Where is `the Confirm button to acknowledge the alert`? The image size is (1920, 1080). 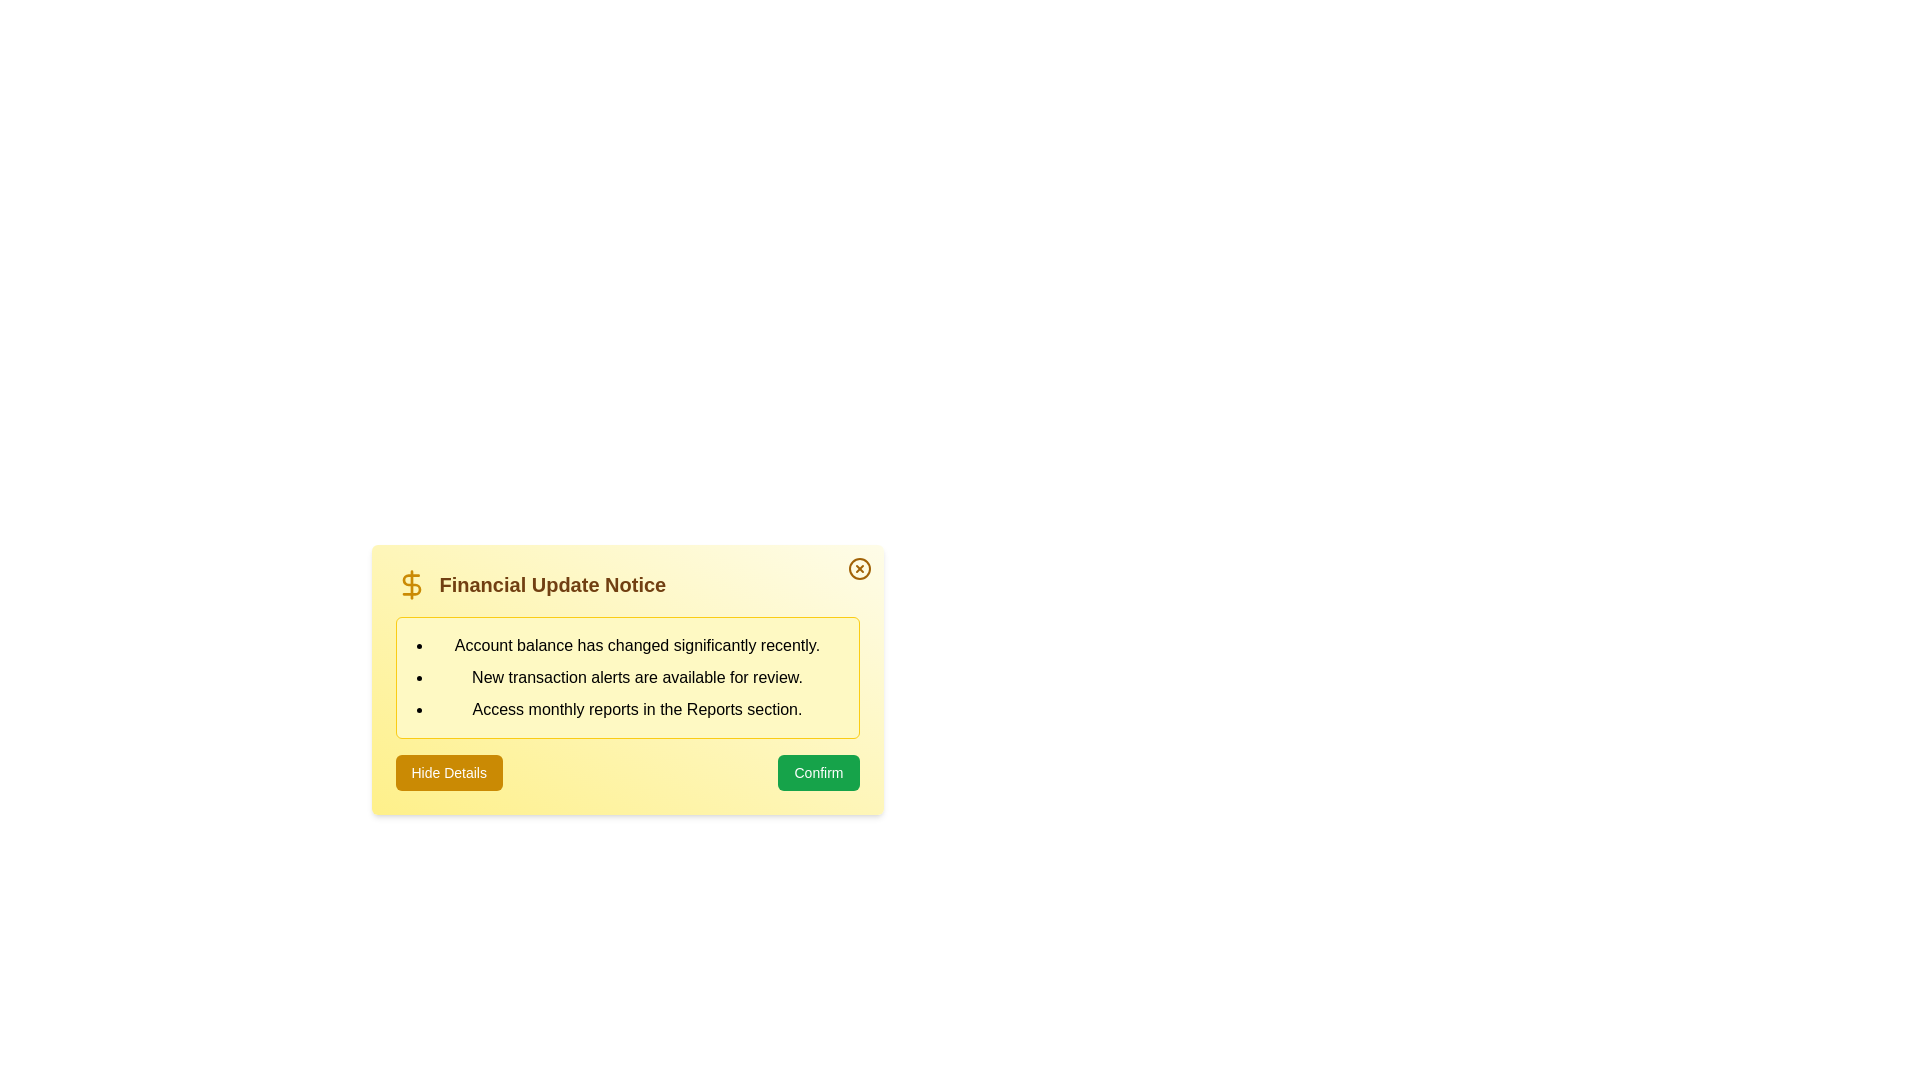 the Confirm button to acknowledge the alert is located at coordinates (819, 771).